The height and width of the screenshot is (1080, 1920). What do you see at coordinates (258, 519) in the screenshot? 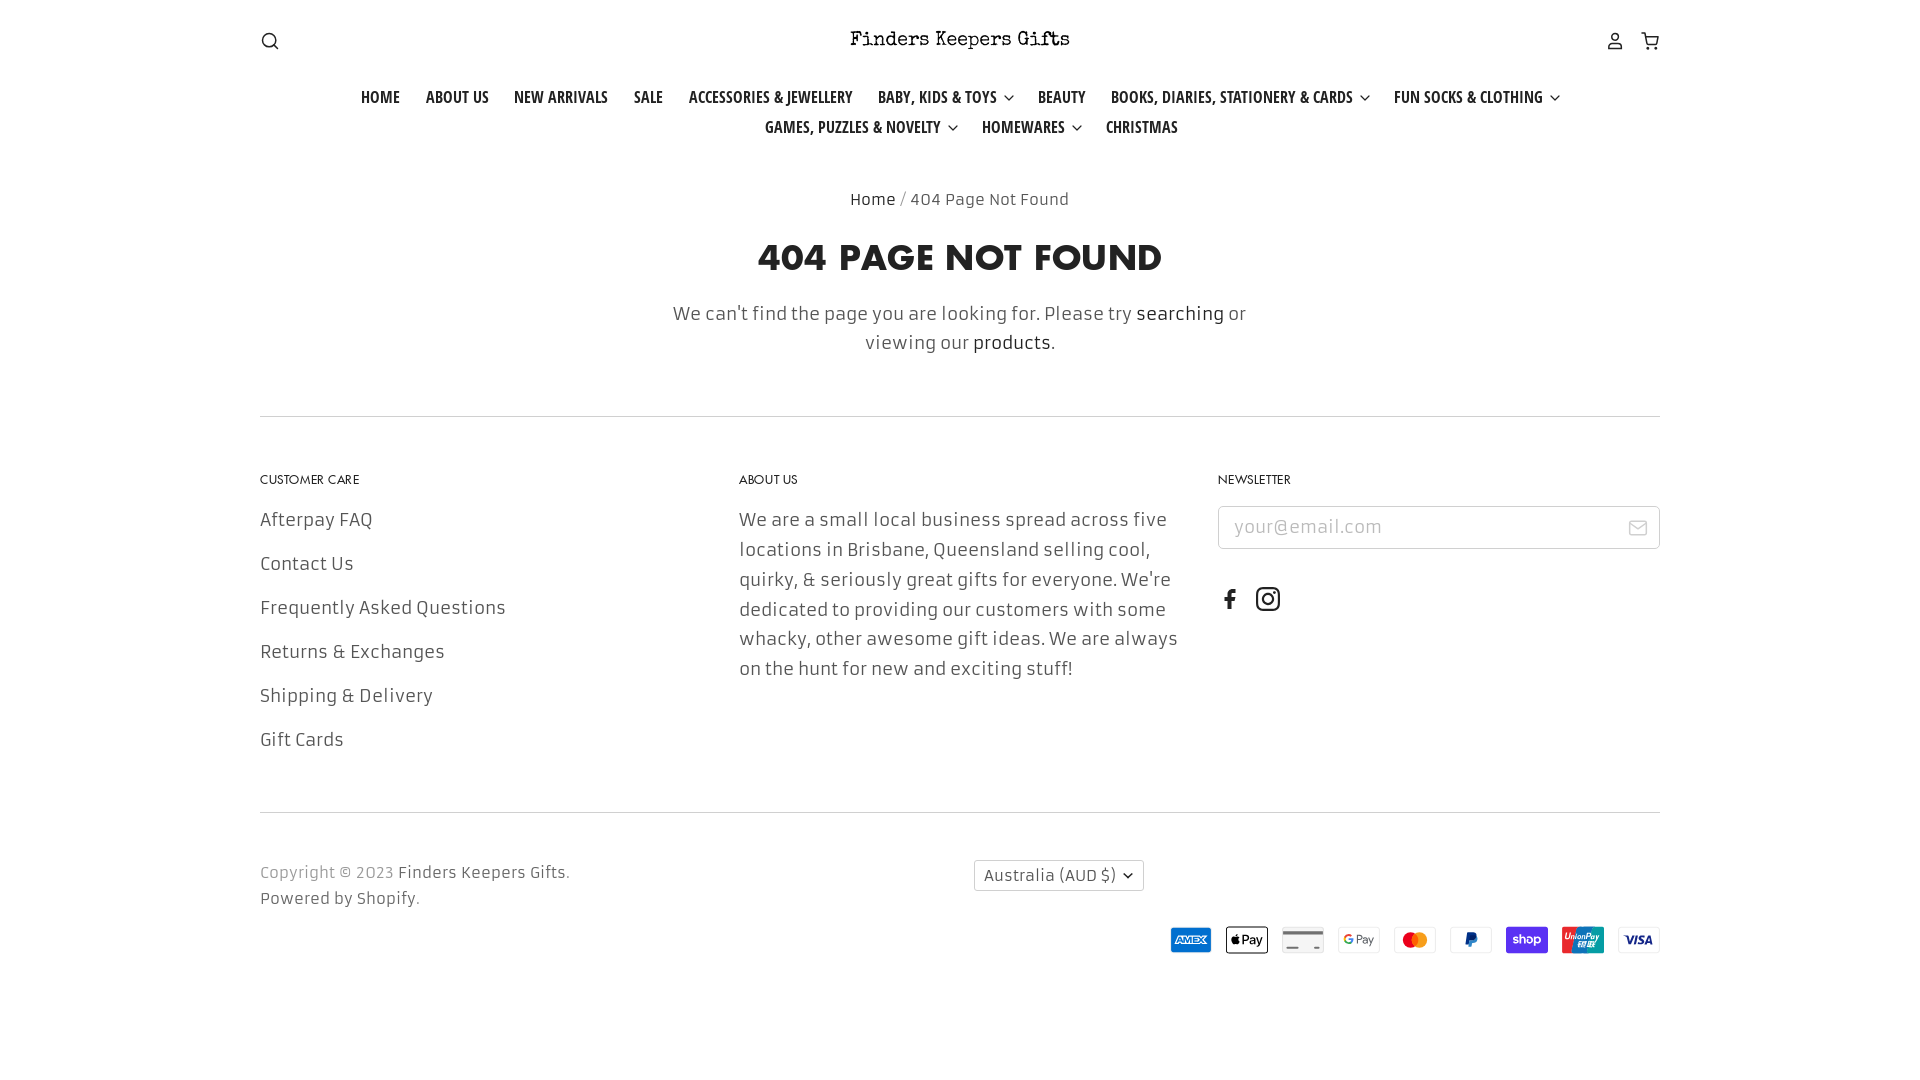
I see `'Afterpay FAQ'` at bounding box center [258, 519].